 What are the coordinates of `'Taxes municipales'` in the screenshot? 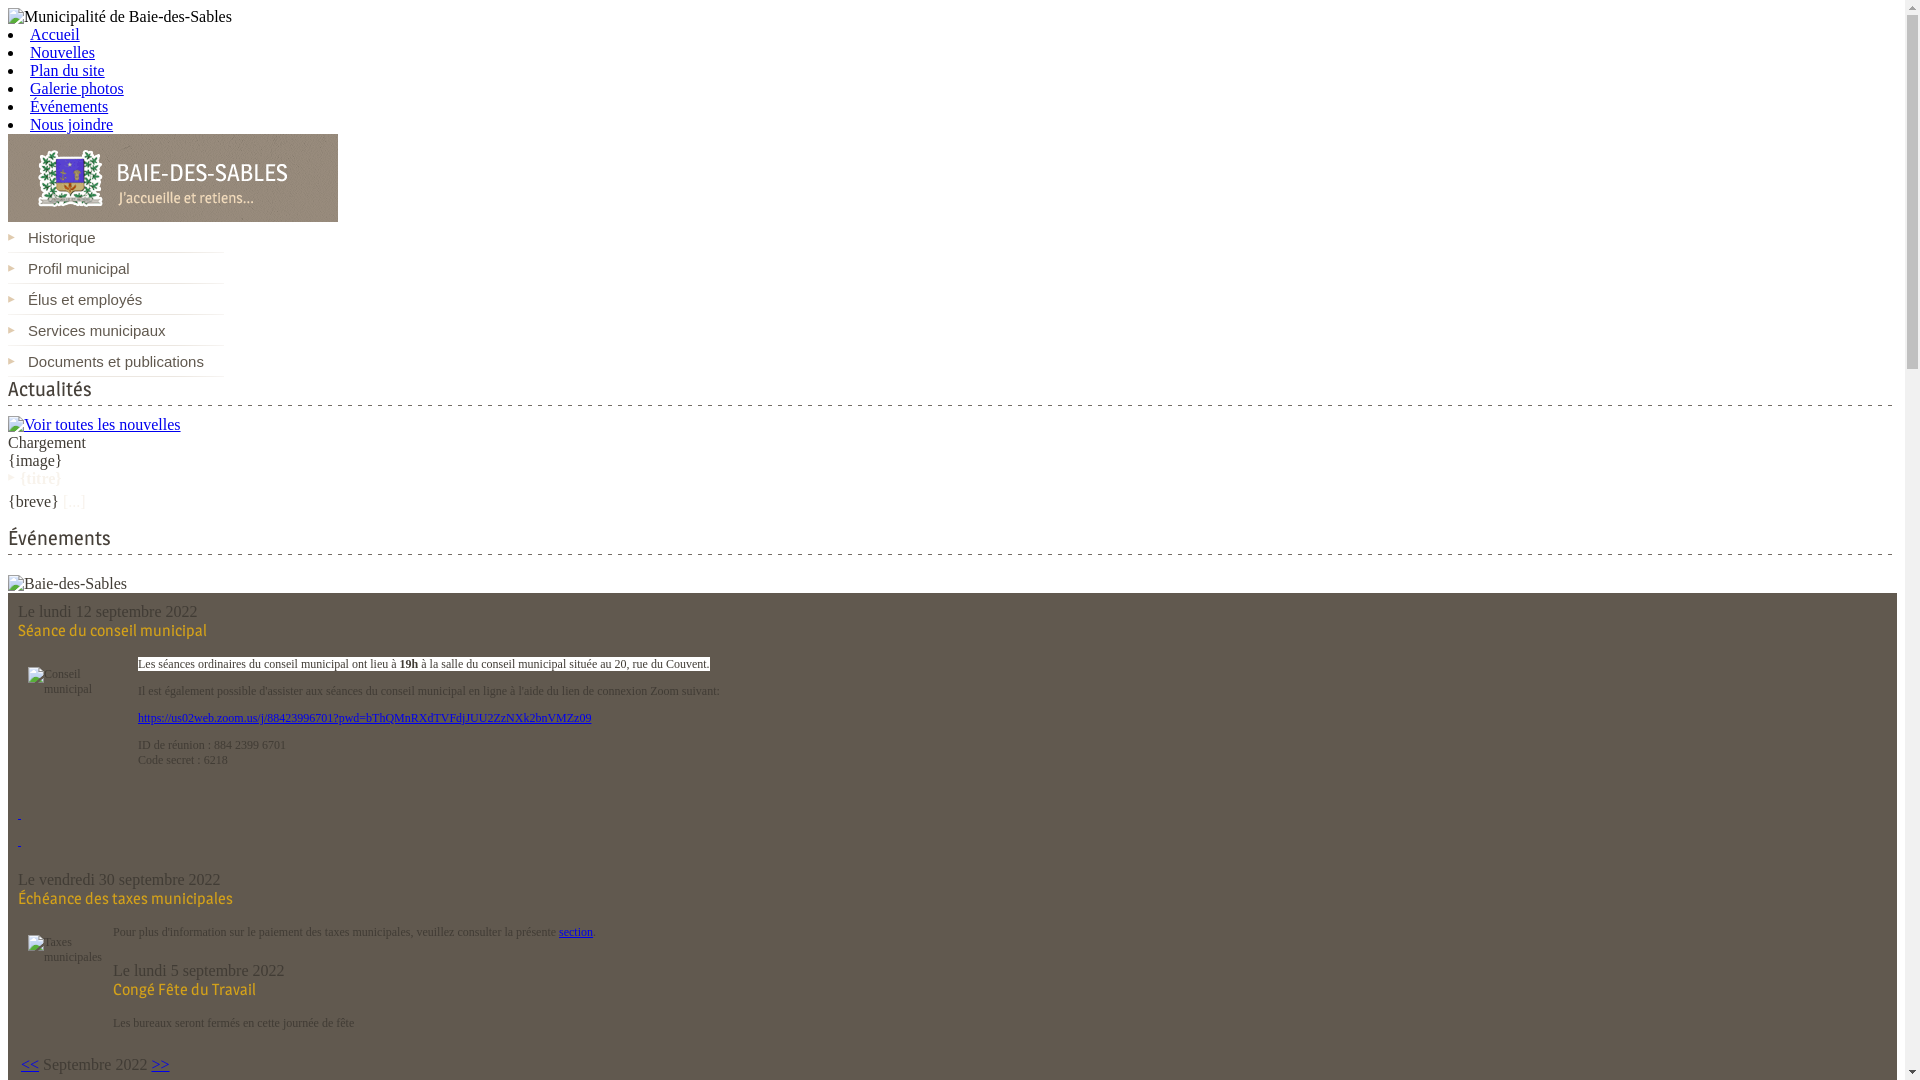 It's located at (28, 970).